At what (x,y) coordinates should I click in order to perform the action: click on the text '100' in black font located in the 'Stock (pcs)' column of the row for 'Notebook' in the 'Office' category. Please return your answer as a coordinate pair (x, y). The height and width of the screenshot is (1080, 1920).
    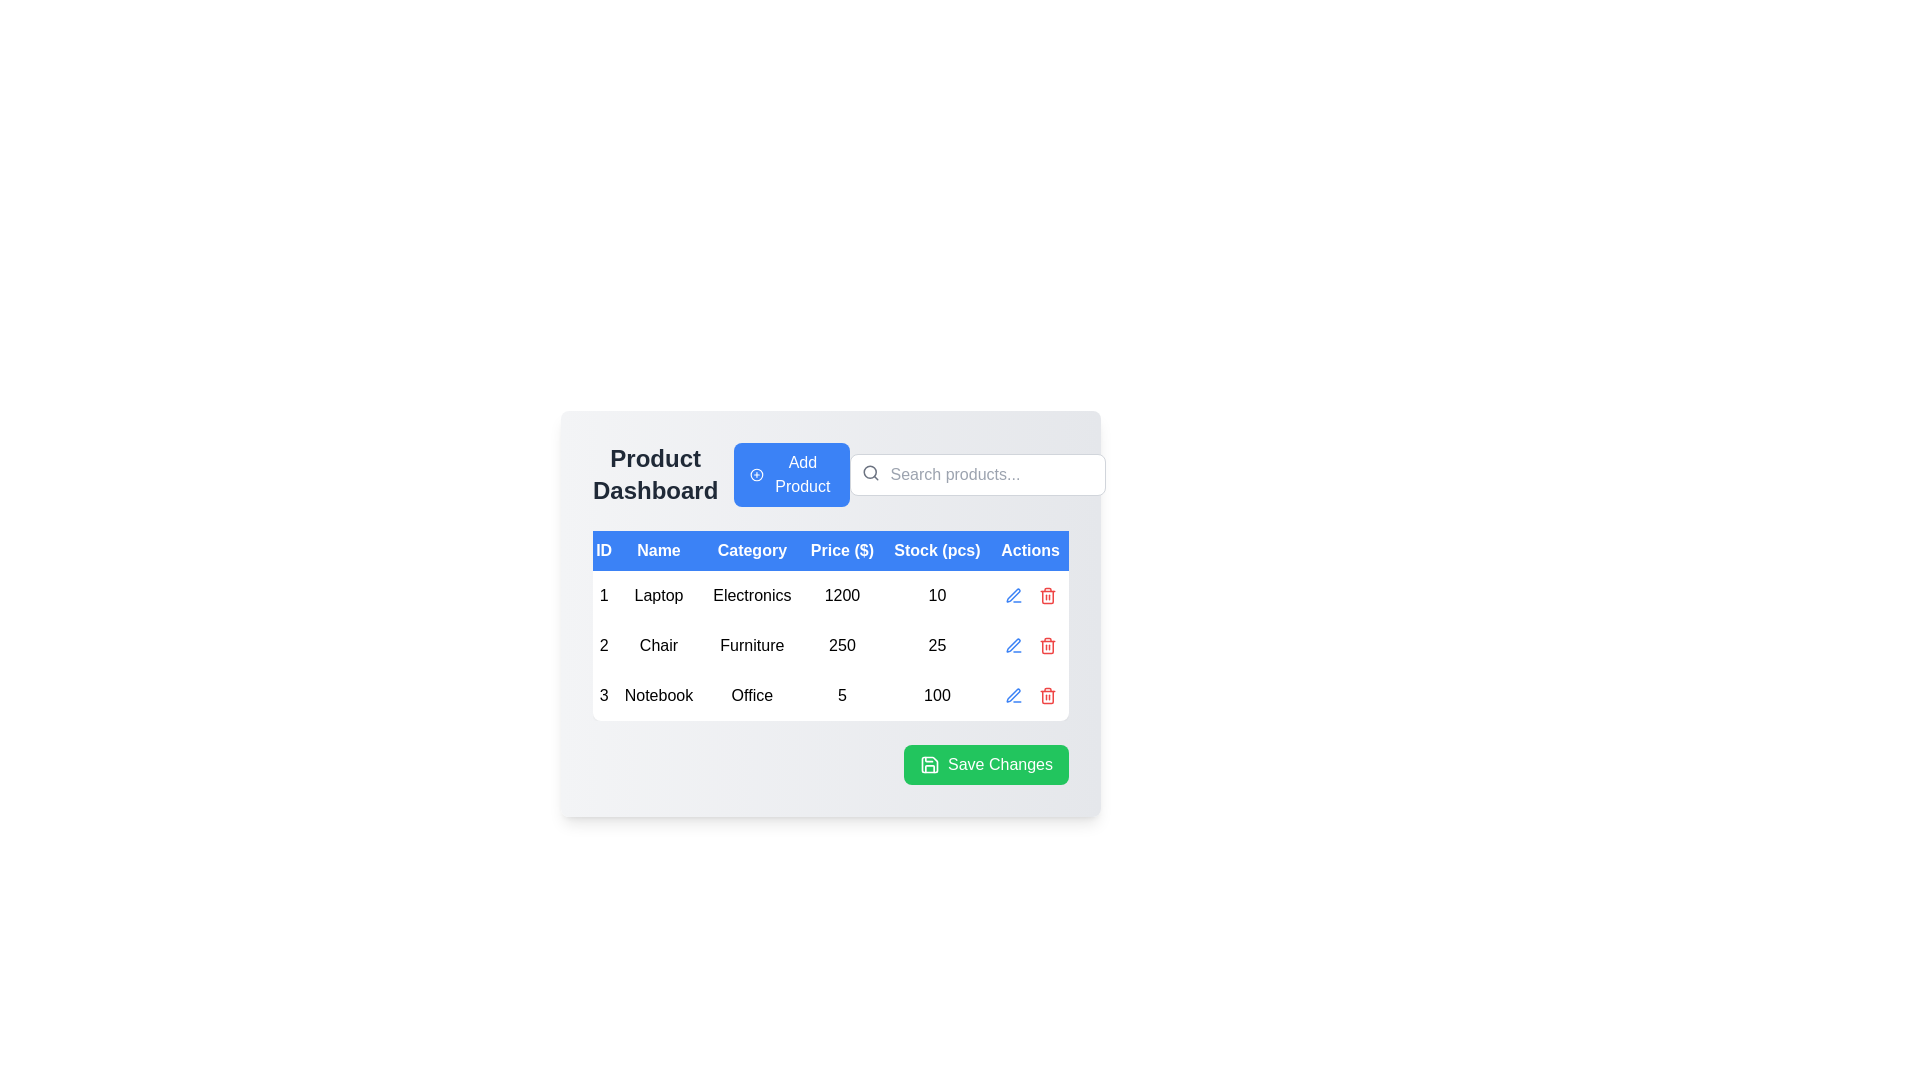
    Looking at the image, I should click on (936, 694).